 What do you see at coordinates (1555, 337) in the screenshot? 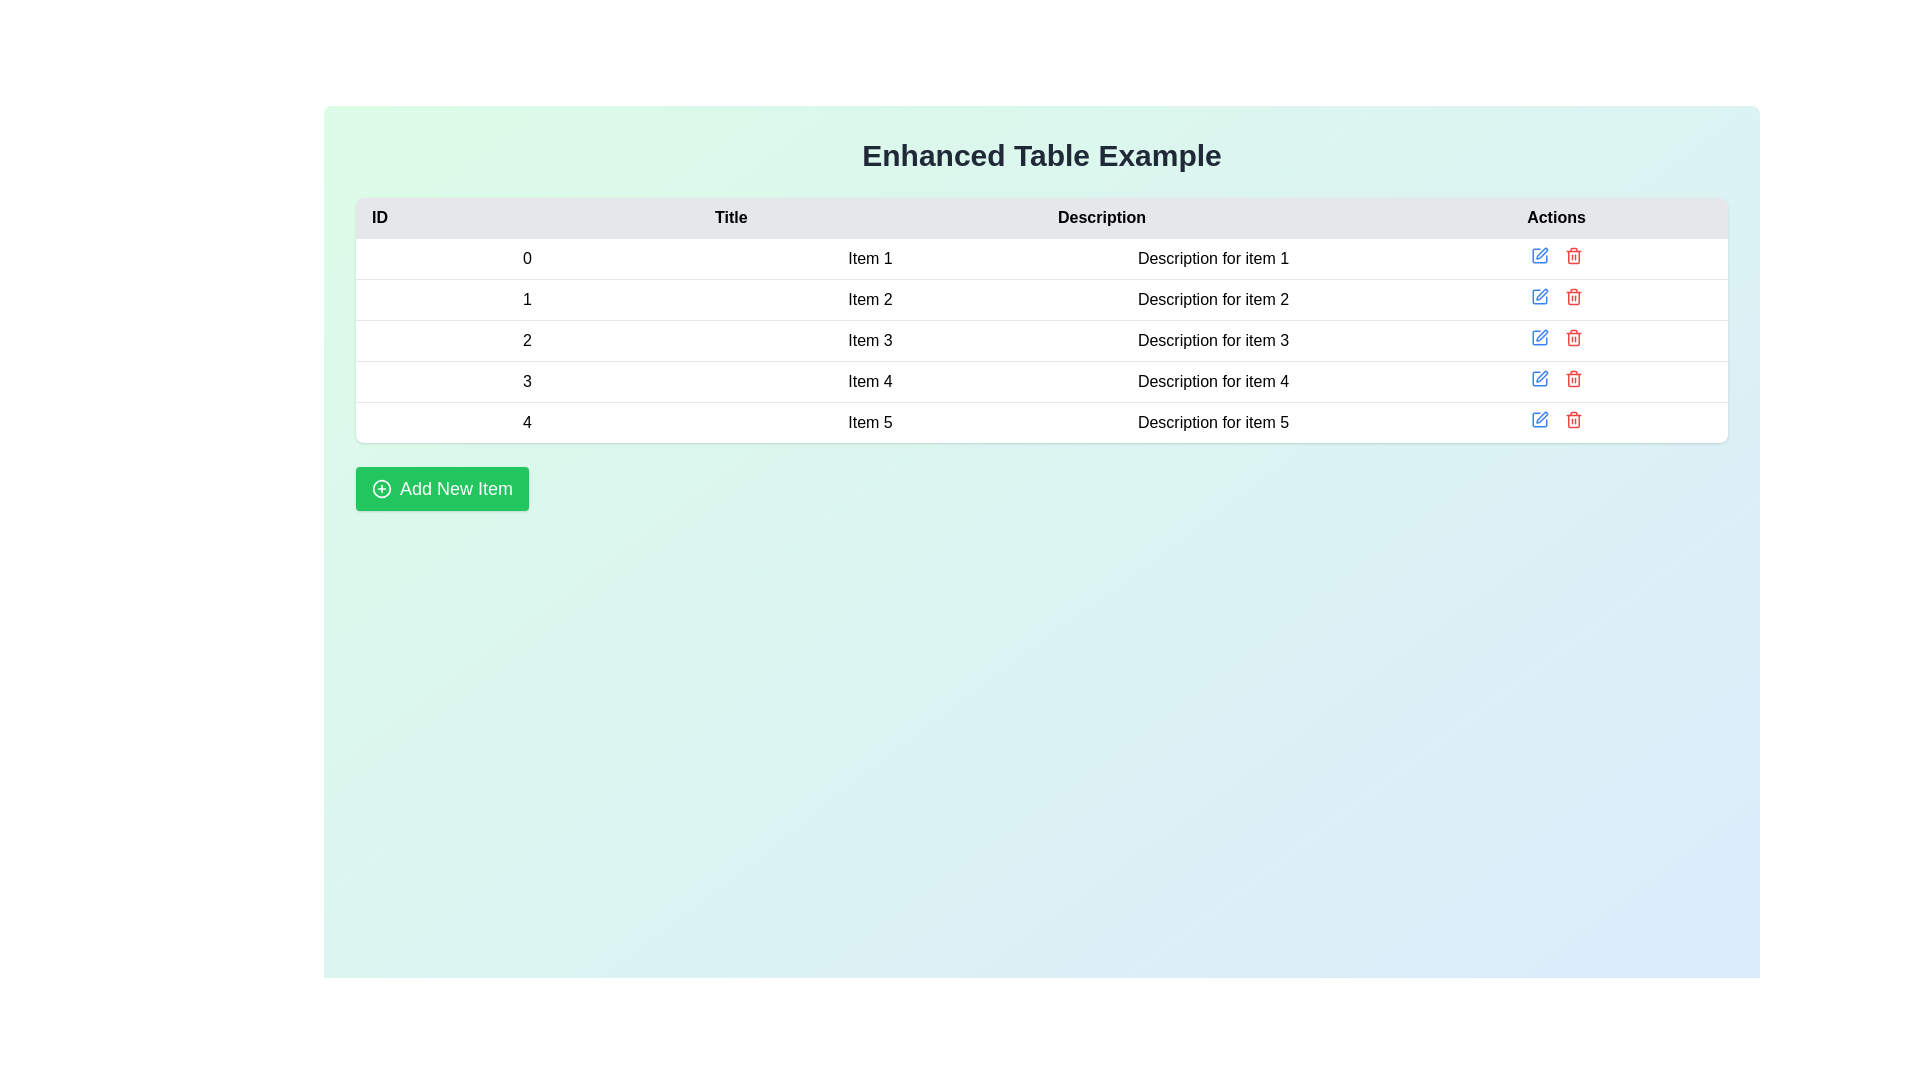
I see `the 'Edit' button in the interactive control group for 'Item 3' in the Actions section of the table` at bounding box center [1555, 337].